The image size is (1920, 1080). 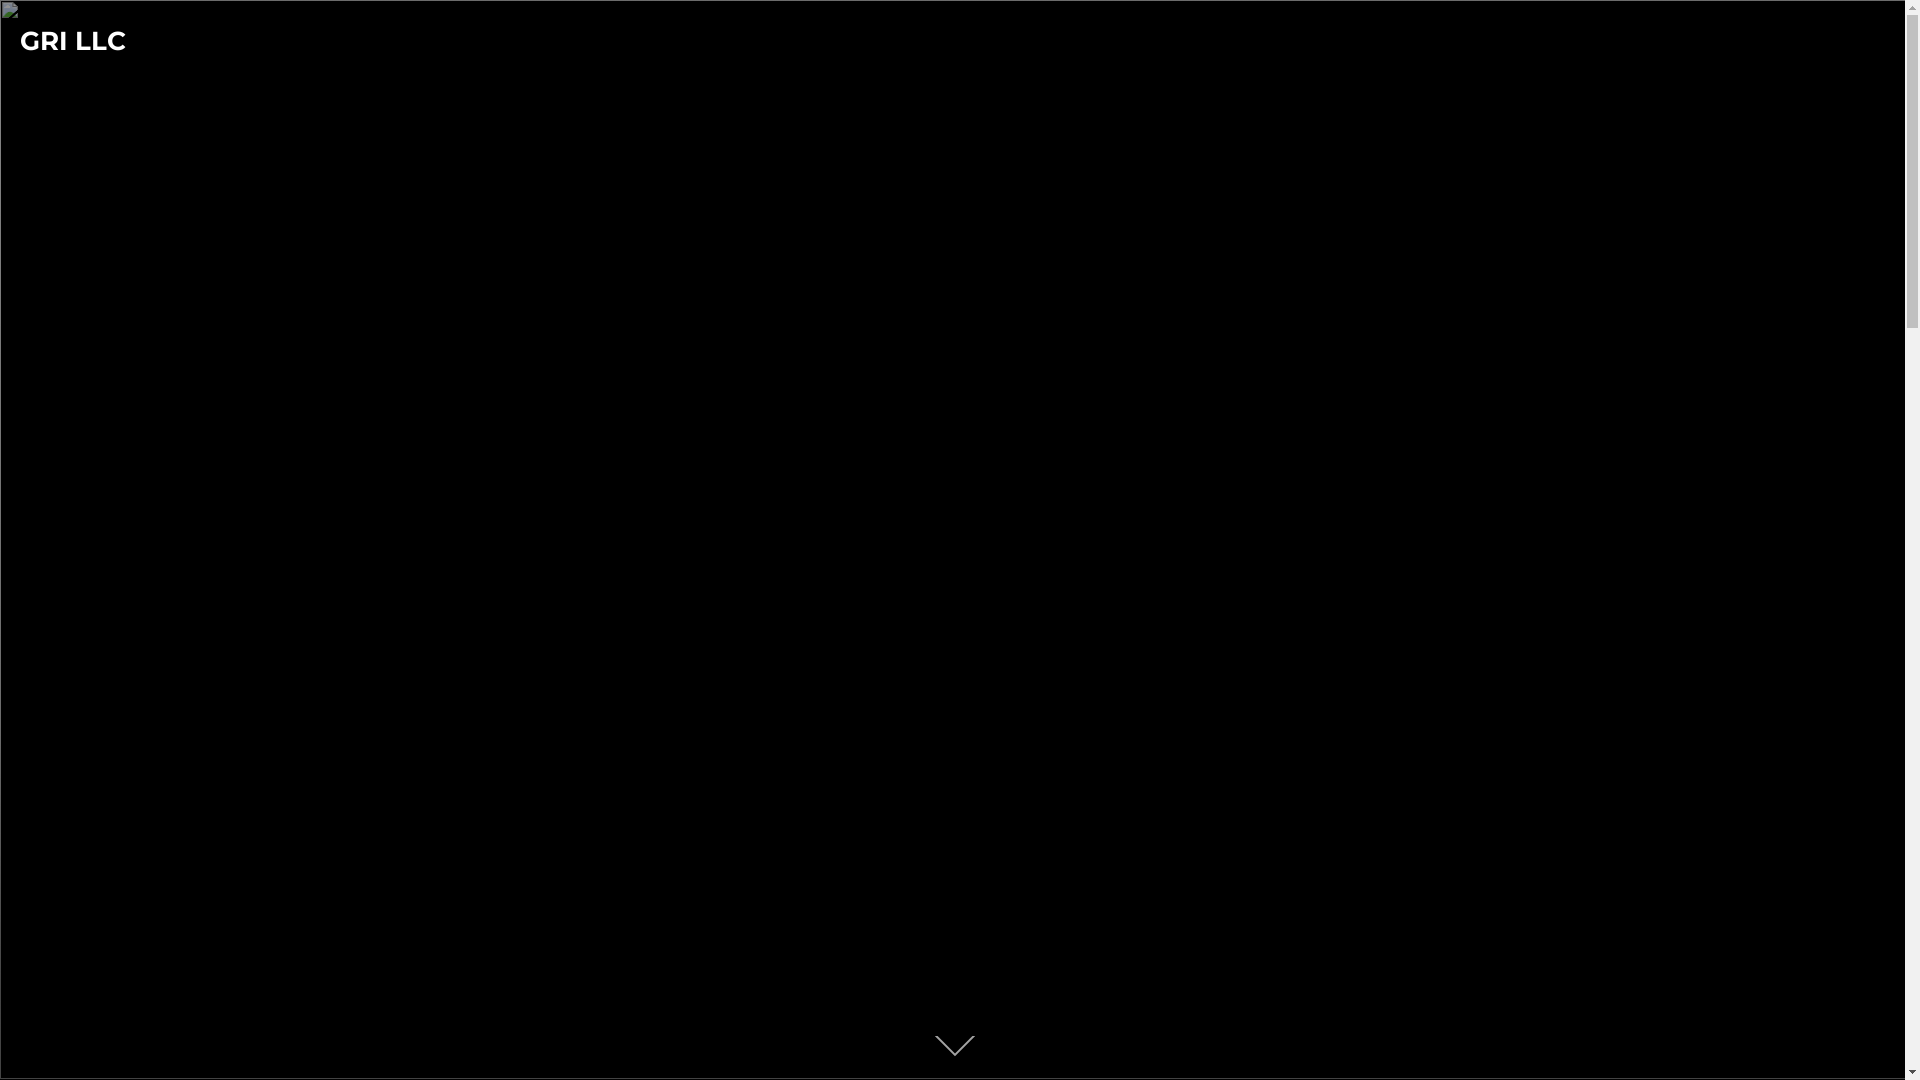 What do you see at coordinates (72, 41) in the screenshot?
I see `'GRI LLC'` at bounding box center [72, 41].